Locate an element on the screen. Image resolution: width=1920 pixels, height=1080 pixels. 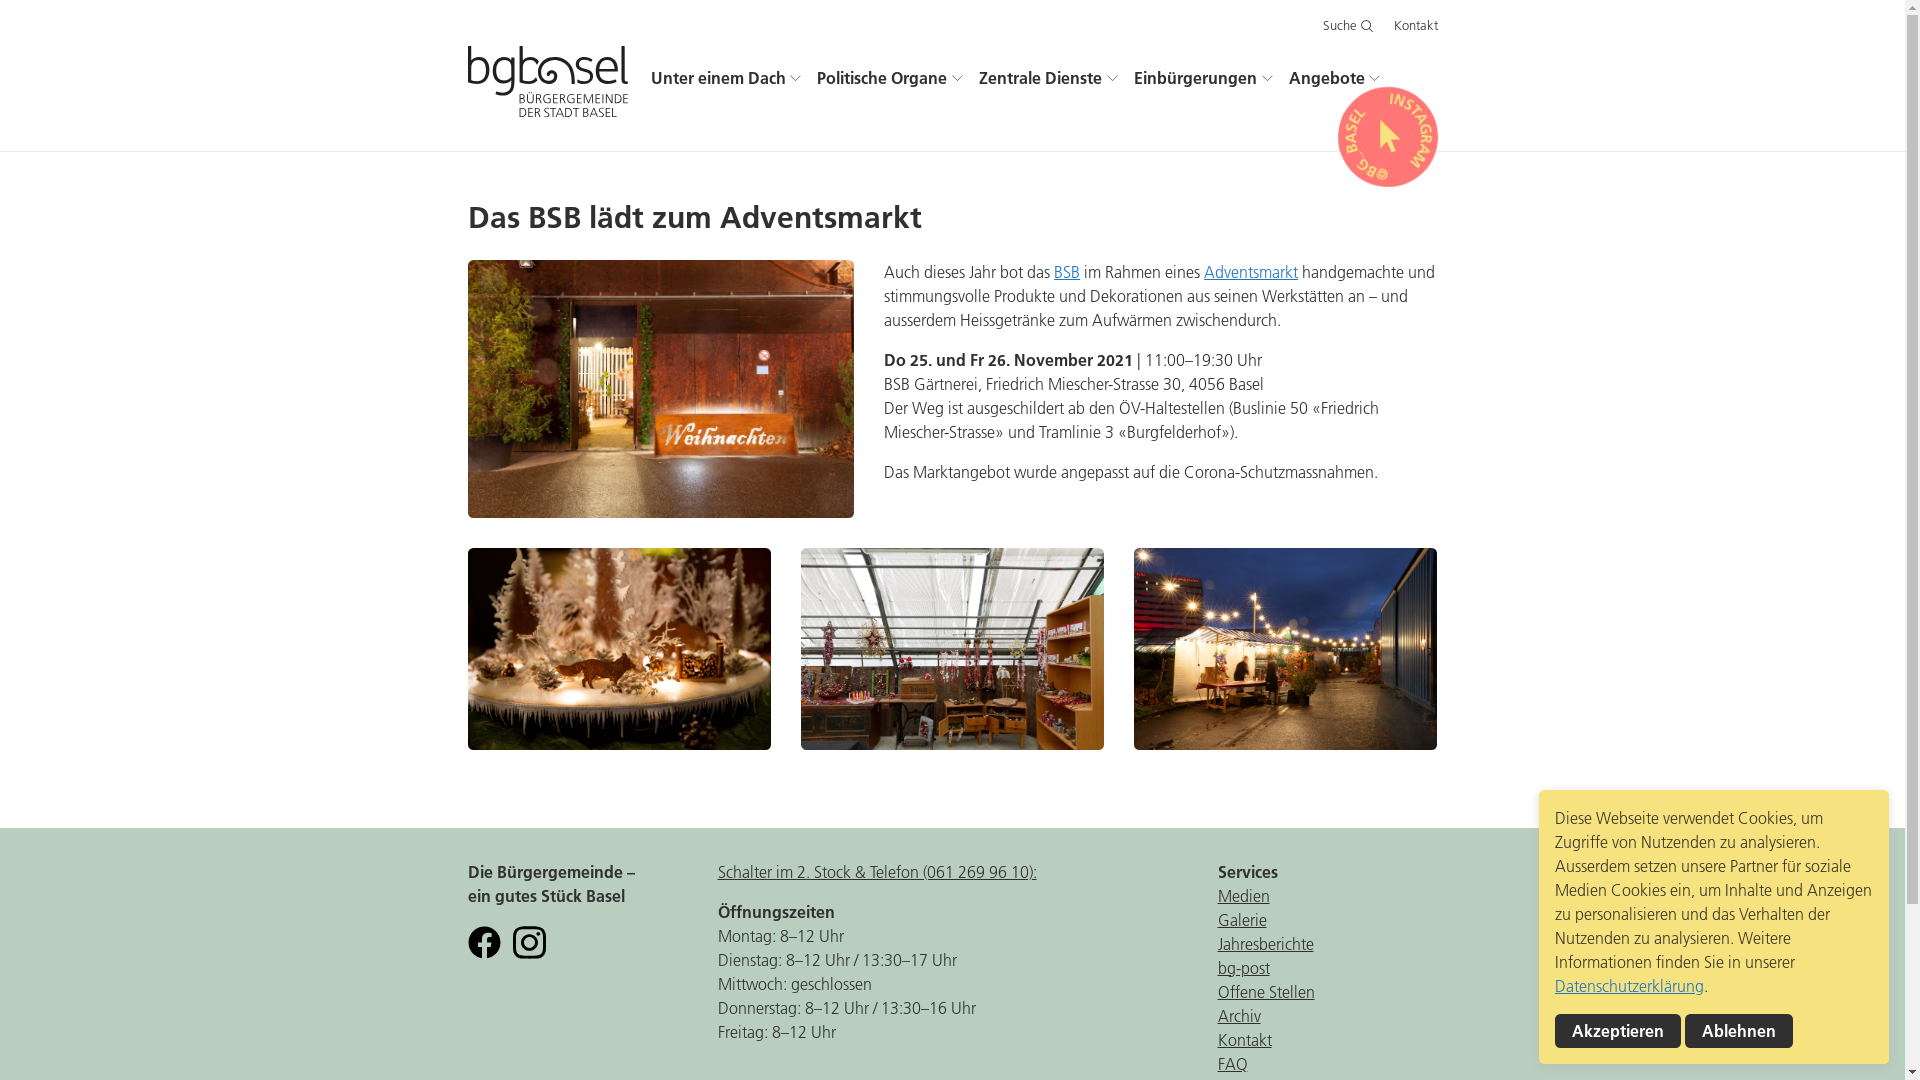
'Kontakt' is located at coordinates (1415, 26).